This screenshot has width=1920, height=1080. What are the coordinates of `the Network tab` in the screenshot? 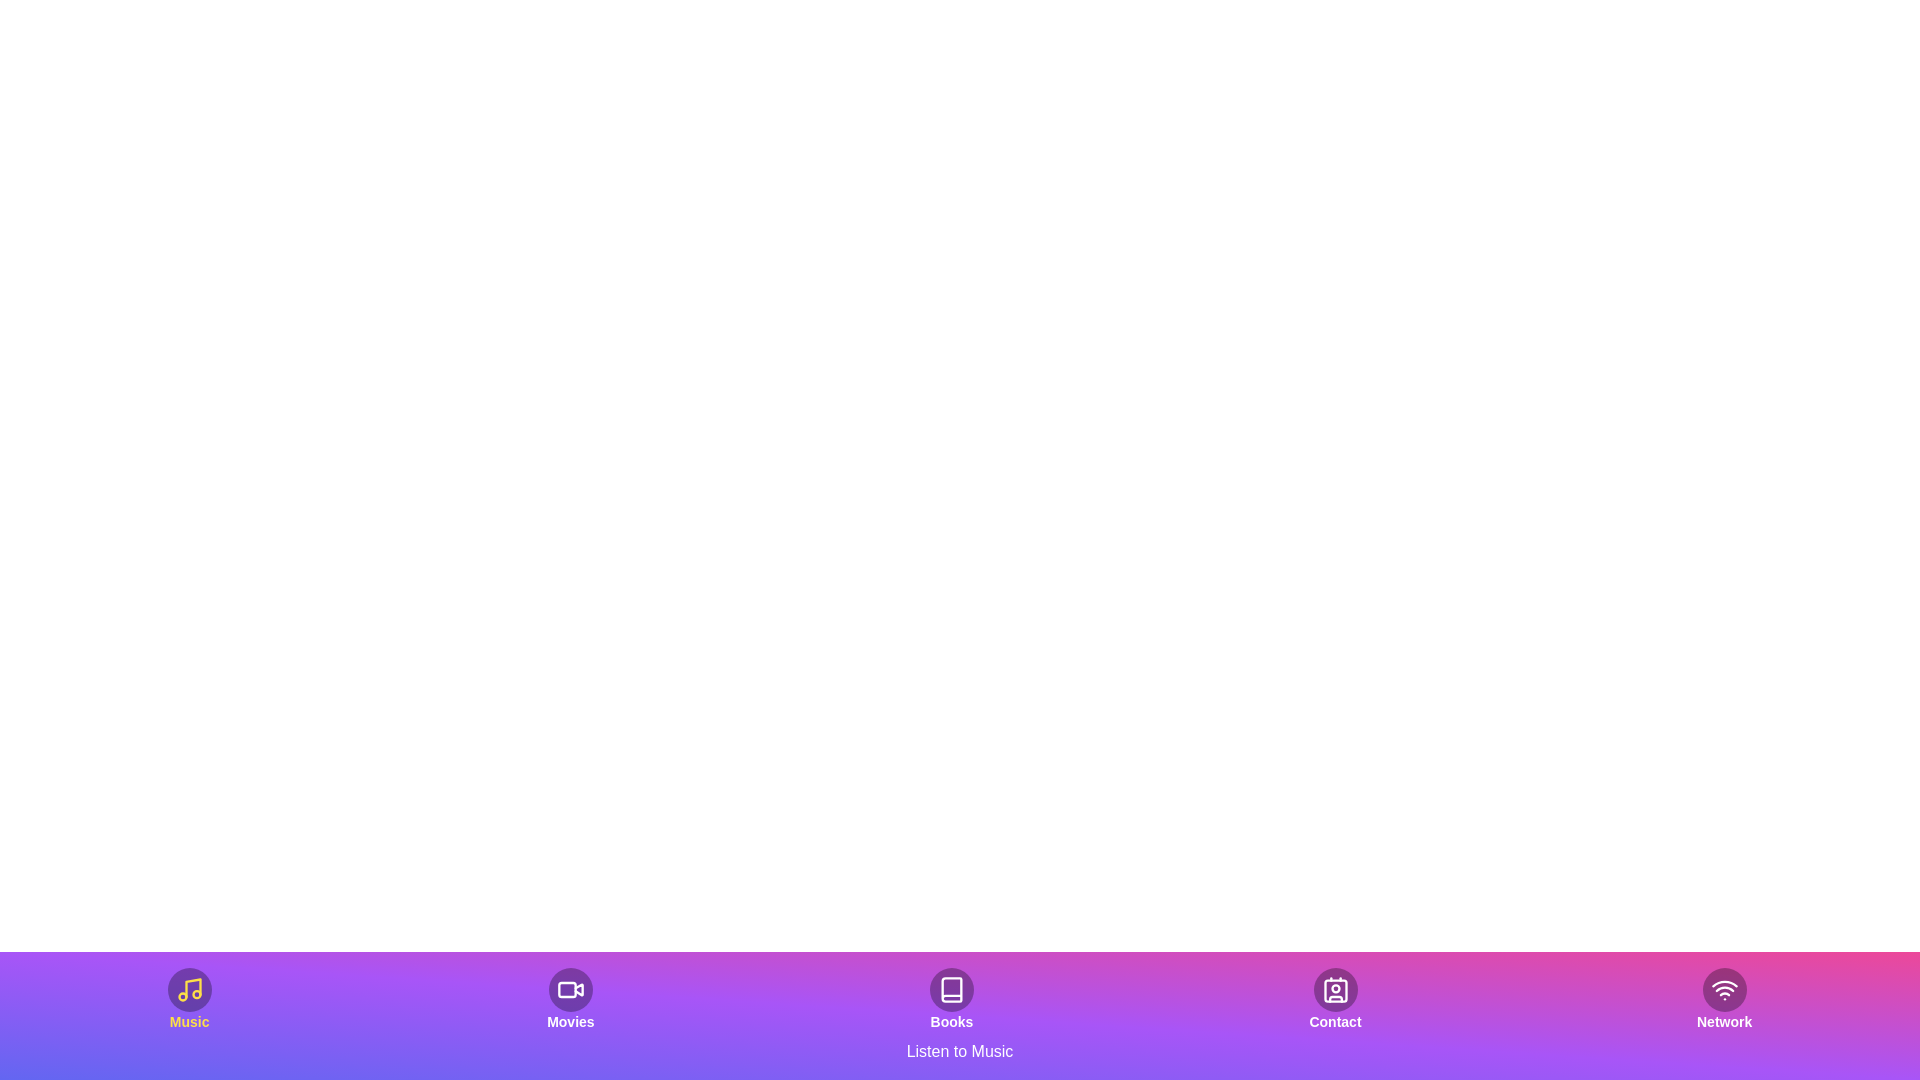 It's located at (1723, 999).